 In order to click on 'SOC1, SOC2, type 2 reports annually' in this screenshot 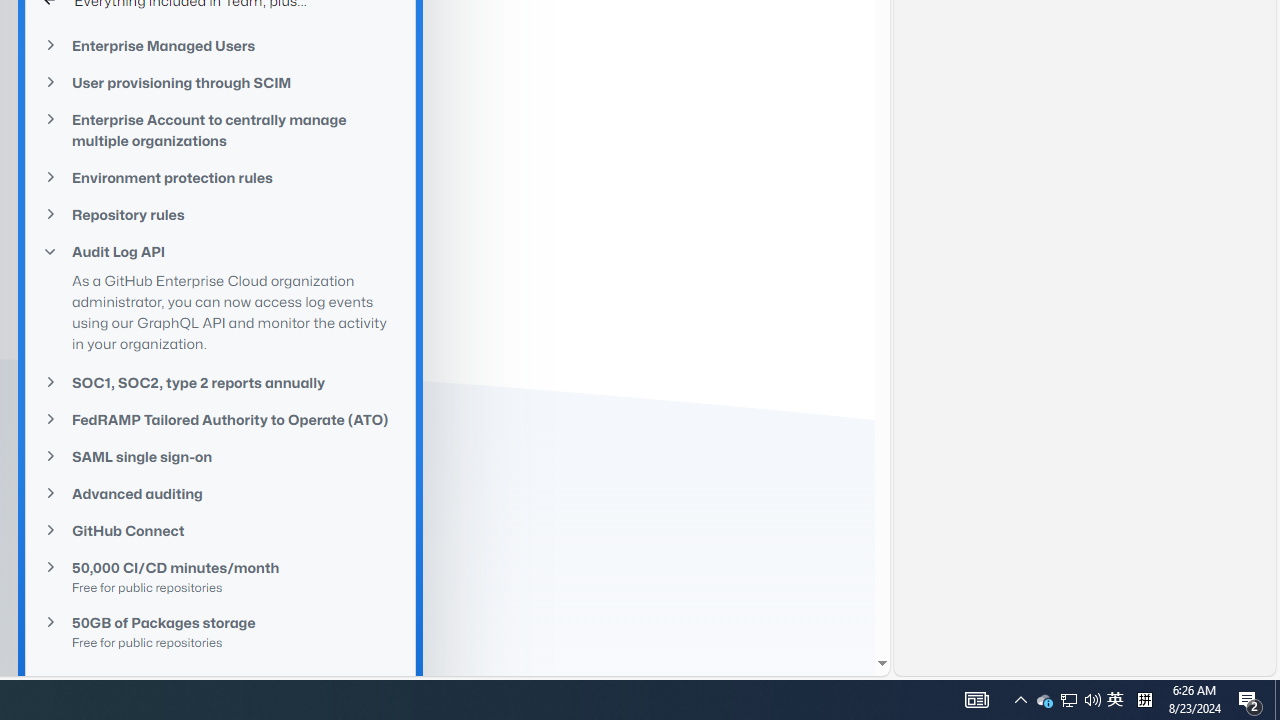, I will do `click(220, 383)`.